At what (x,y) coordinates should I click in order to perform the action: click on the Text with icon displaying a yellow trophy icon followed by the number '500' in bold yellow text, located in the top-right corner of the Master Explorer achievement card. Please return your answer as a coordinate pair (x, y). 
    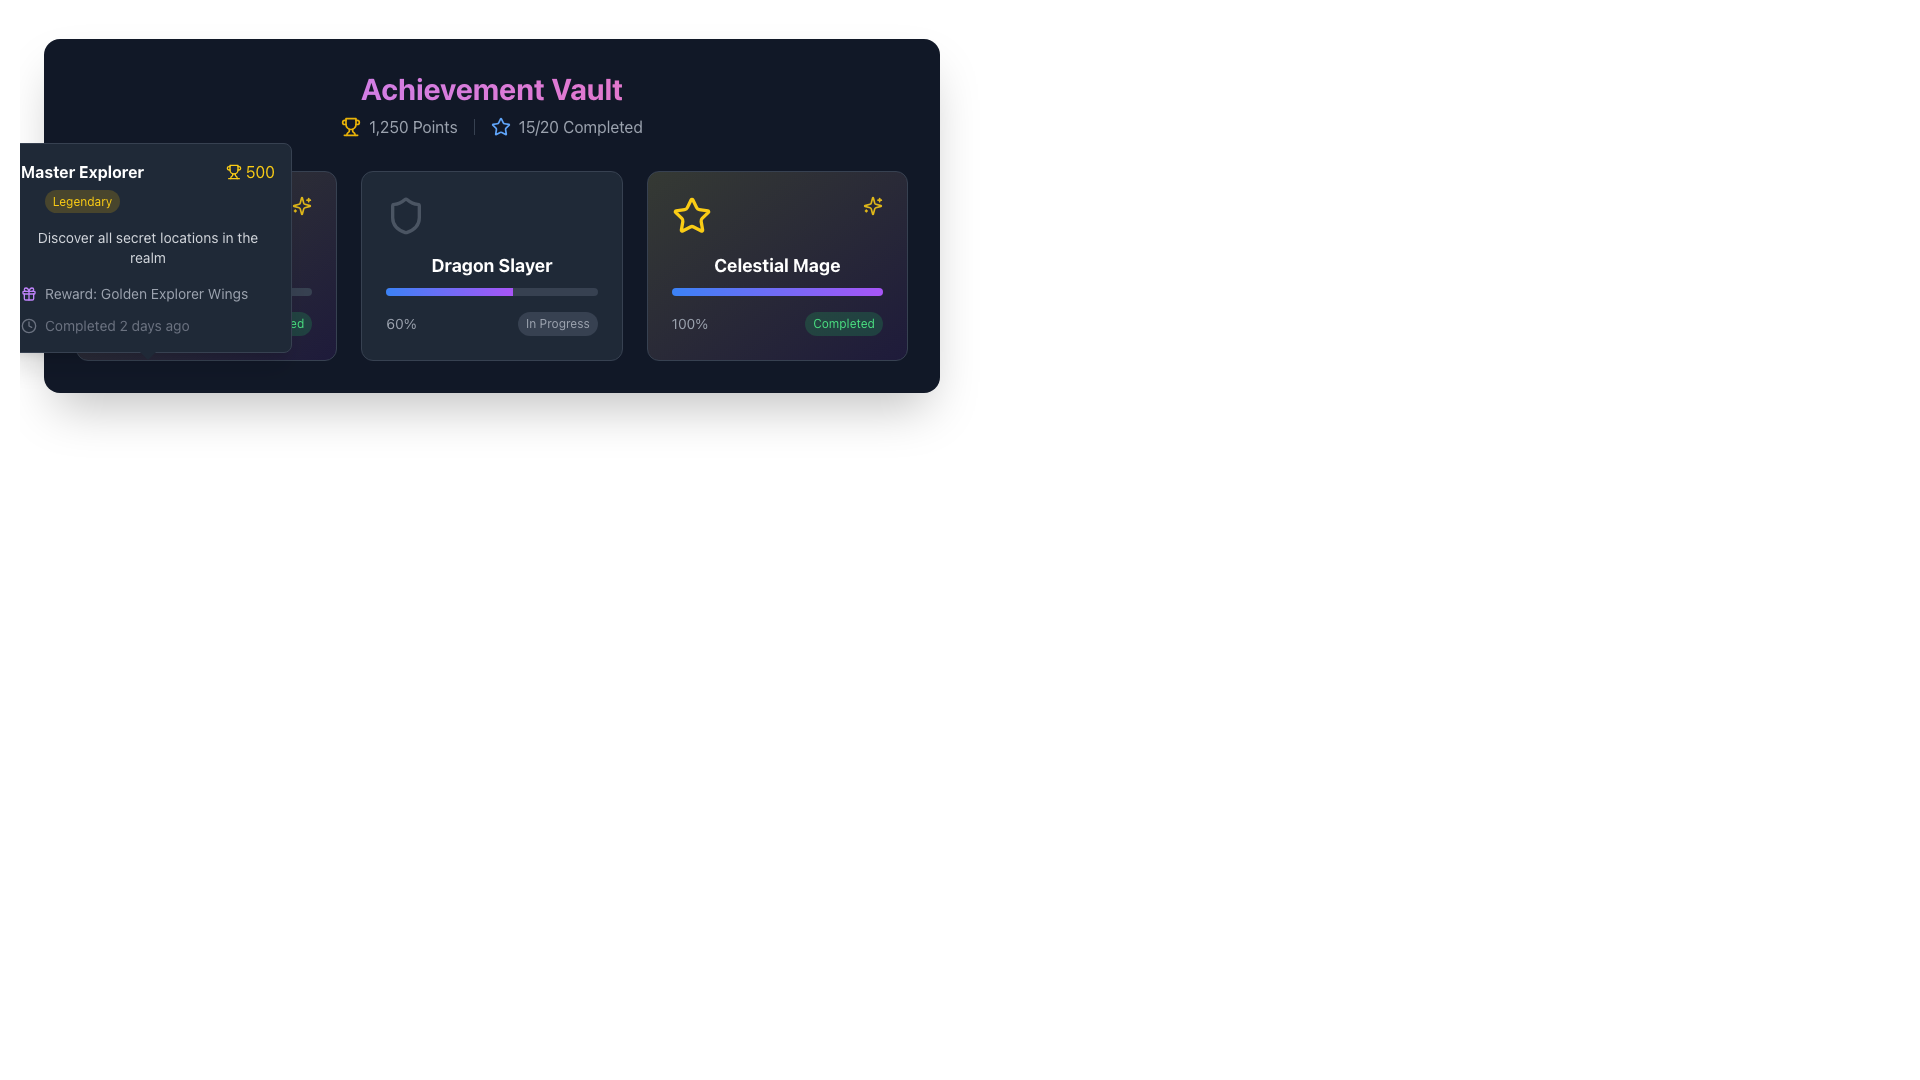
    Looking at the image, I should click on (249, 171).